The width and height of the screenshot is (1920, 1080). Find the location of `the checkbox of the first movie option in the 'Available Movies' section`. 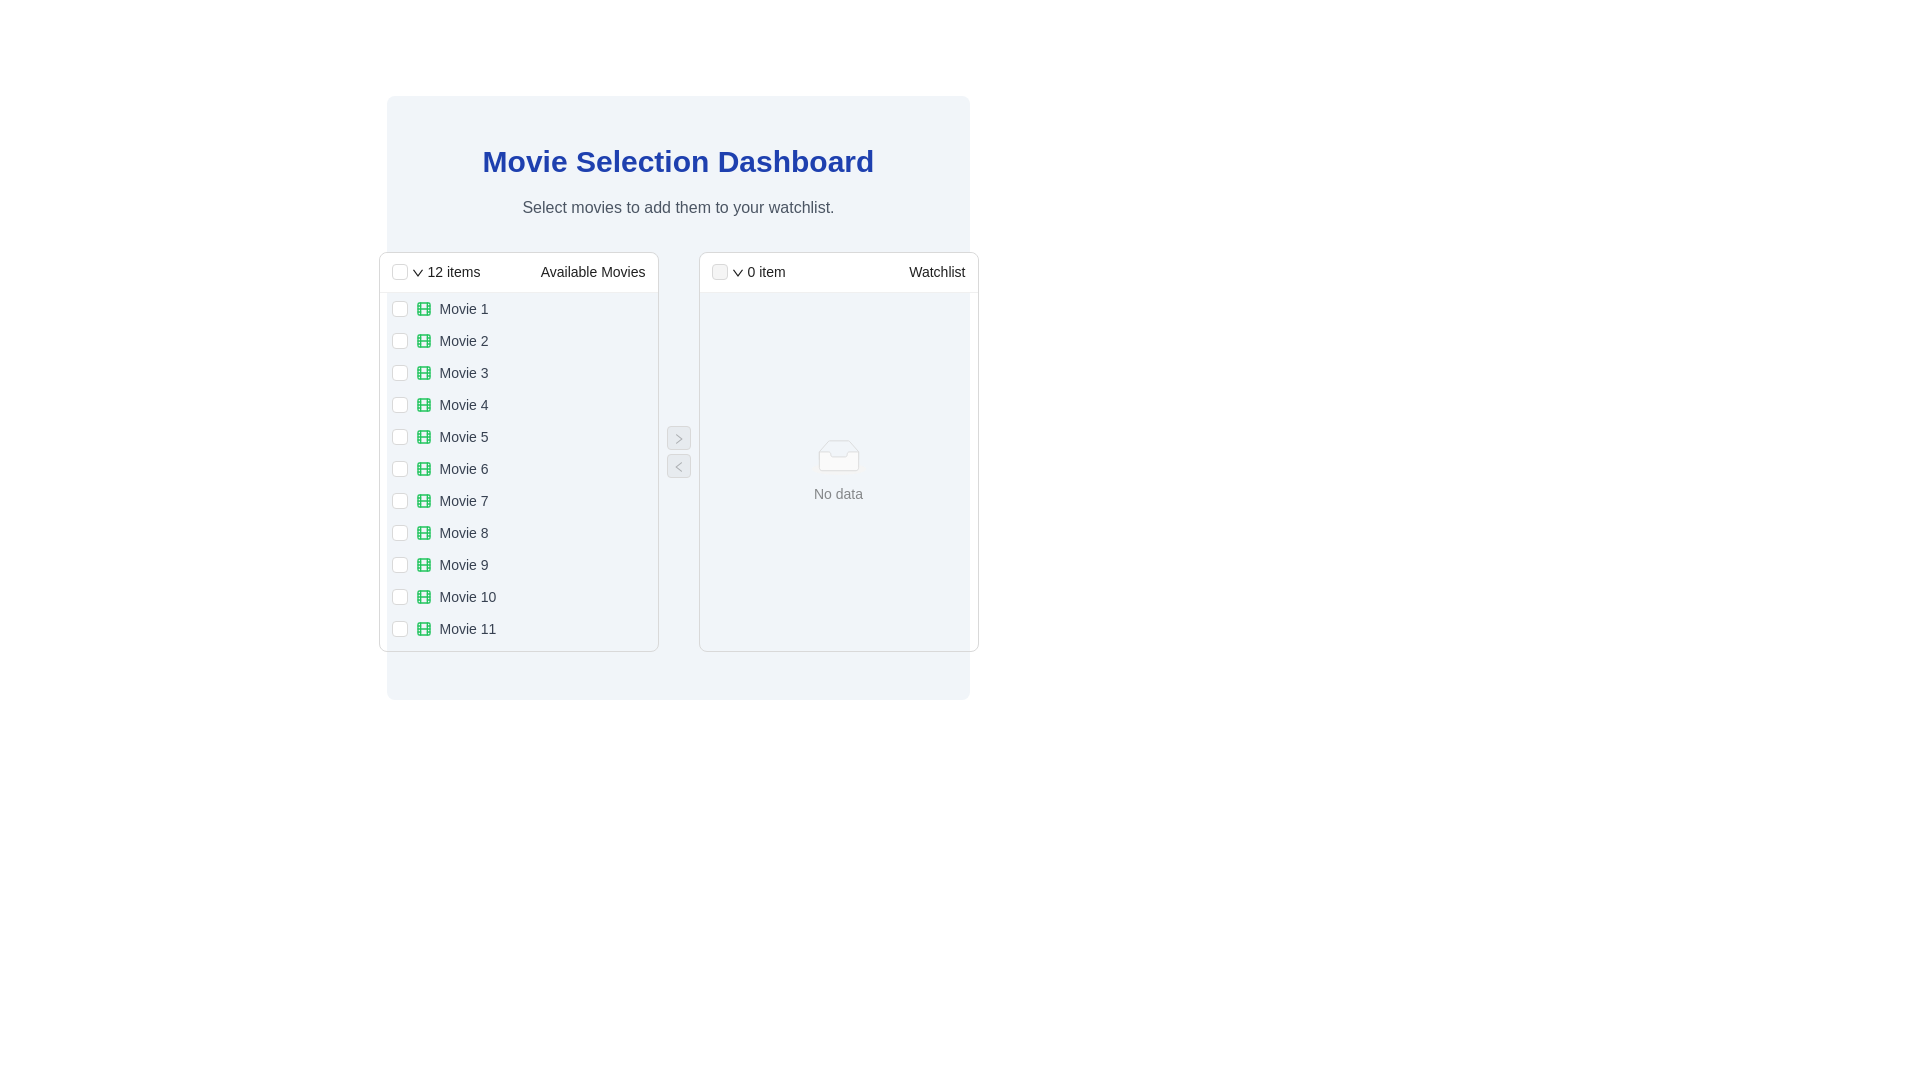

the checkbox of the first movie option in the 'Available Movies' section is located at coordinates (518, 308).